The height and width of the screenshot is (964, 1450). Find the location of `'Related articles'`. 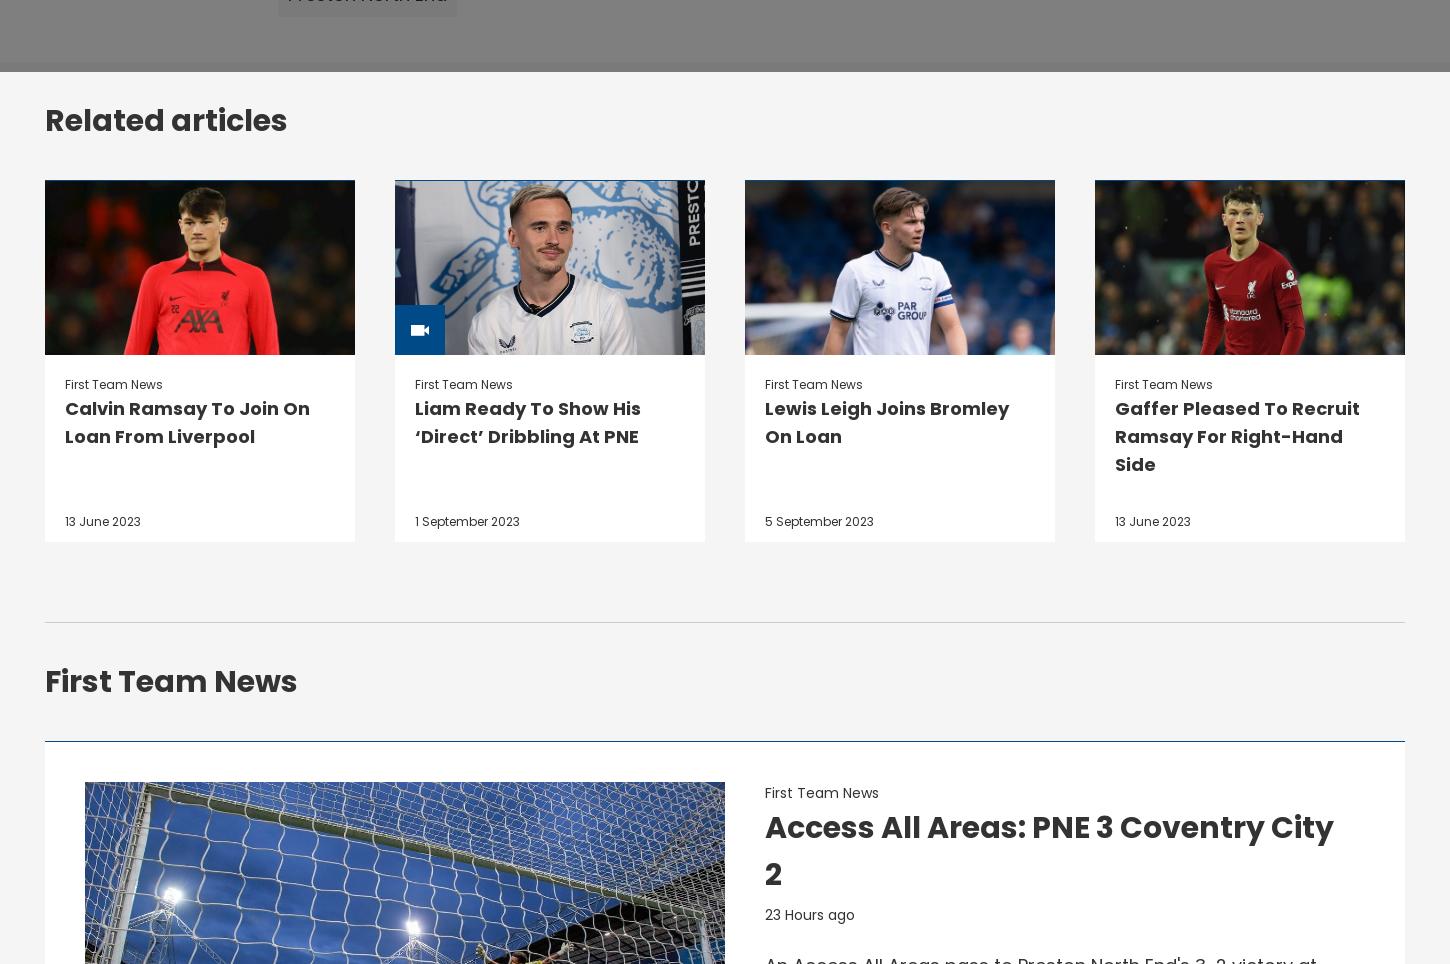

'Related articles' is located at coordinates (44, 119).